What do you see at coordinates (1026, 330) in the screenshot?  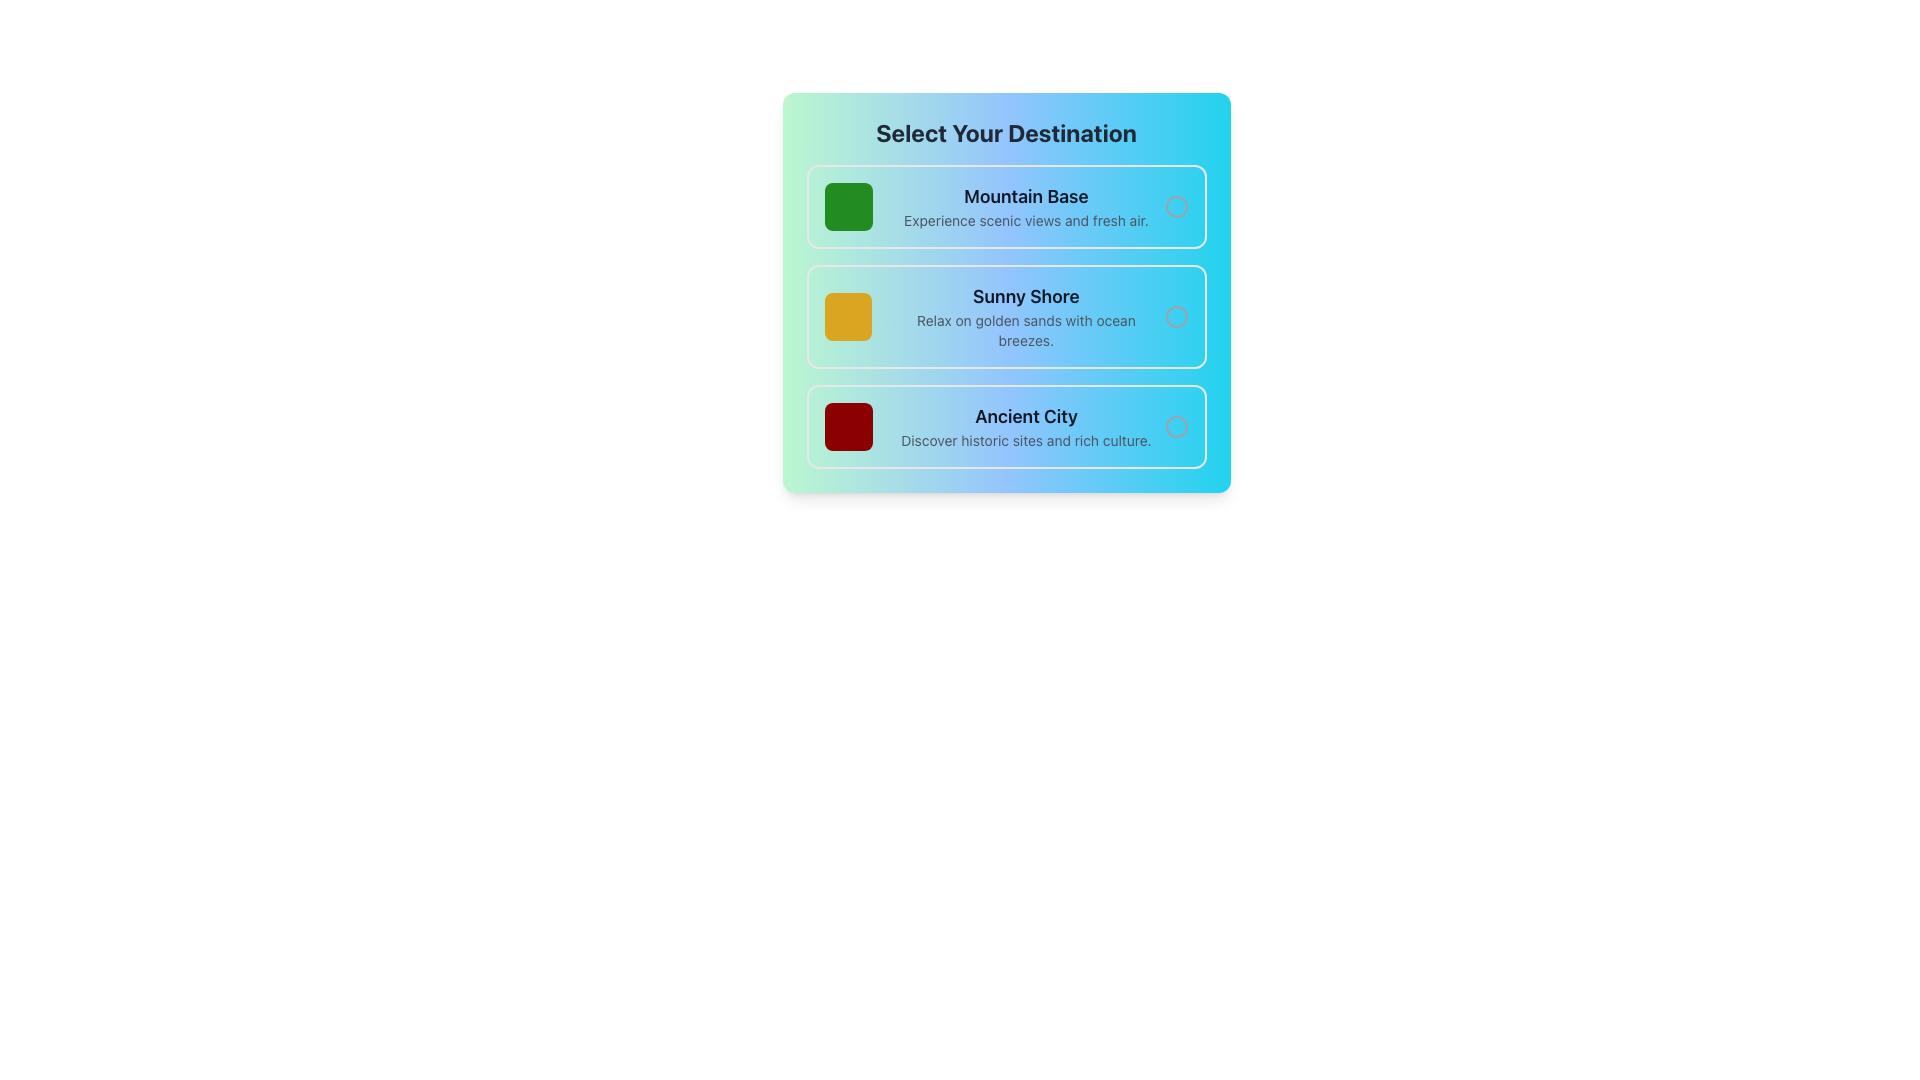 I see `descriptive text located below the title 'Sunny Shore' in the second card of three vertically stacked cards` at bounding box center [1026, 330].